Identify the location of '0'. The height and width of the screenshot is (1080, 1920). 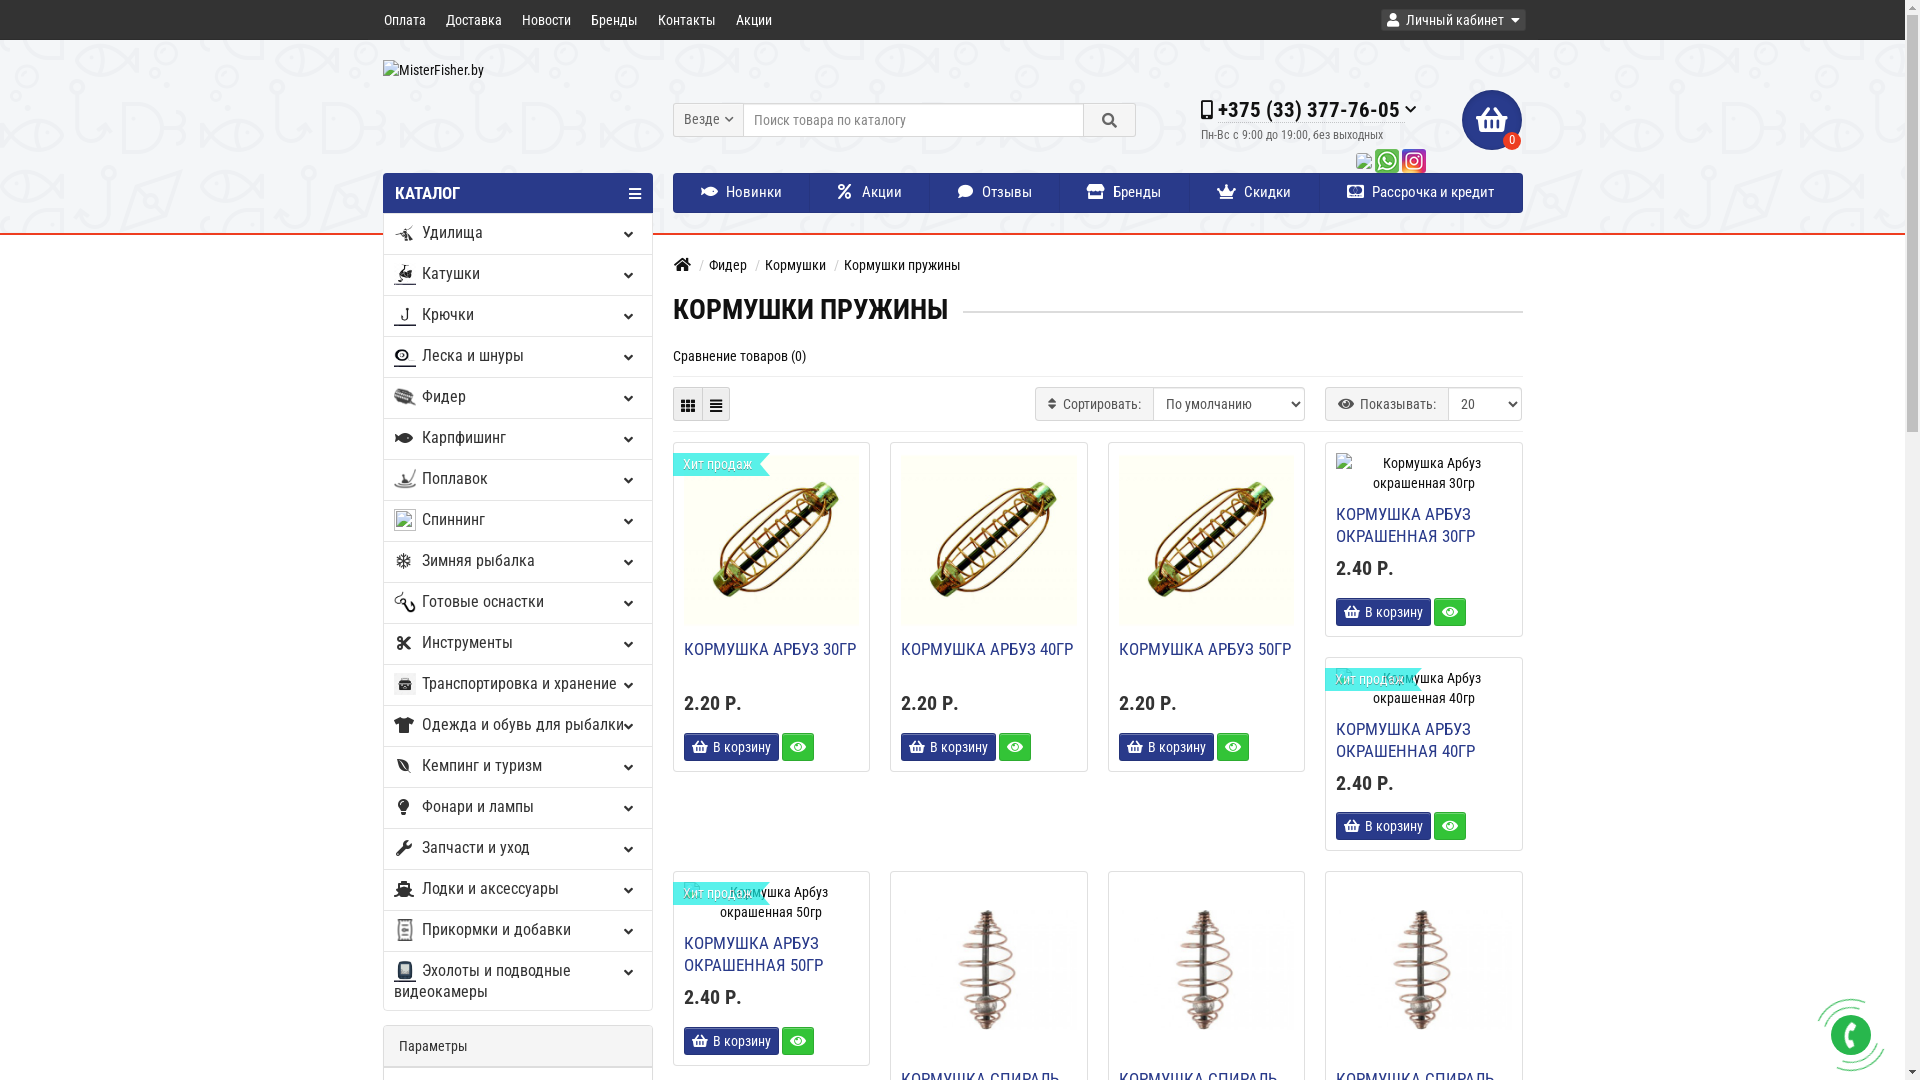
(1492, 119).